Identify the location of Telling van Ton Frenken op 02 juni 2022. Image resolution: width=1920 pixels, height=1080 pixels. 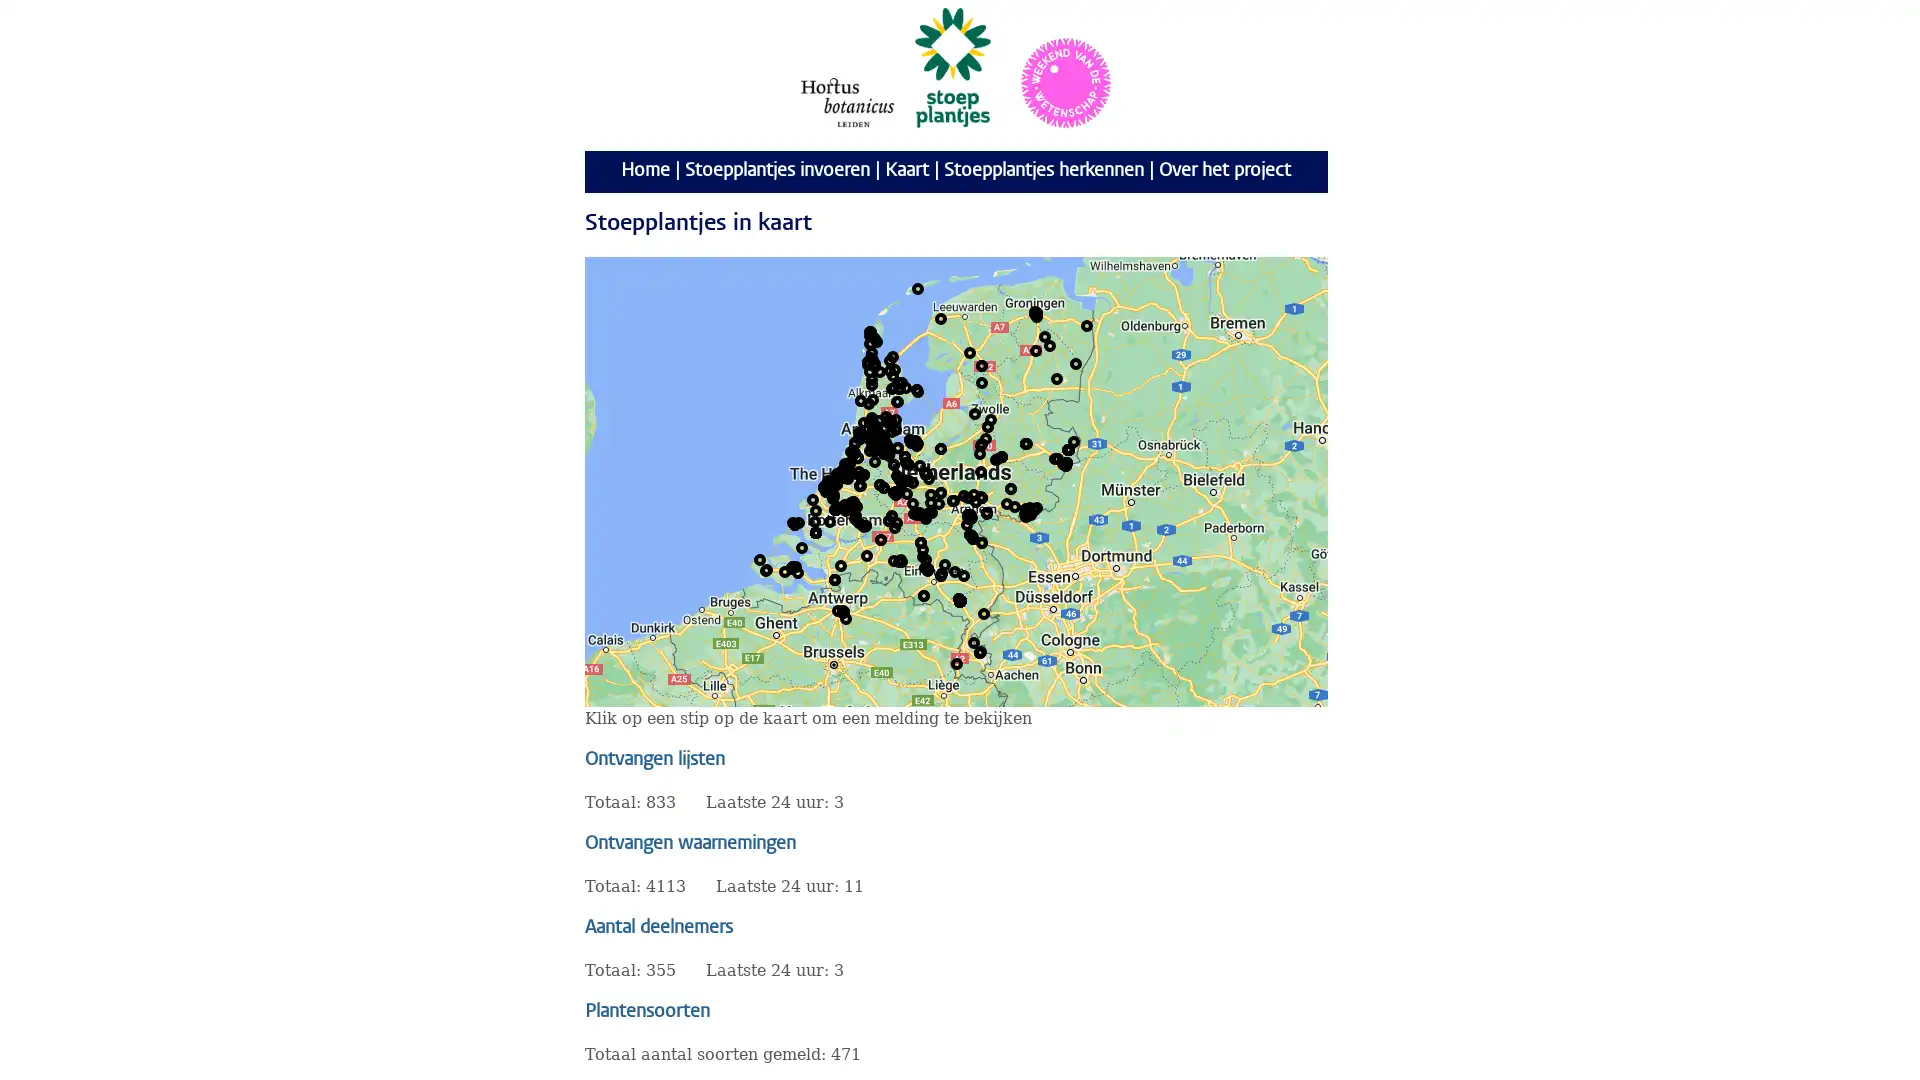
(958, 596).